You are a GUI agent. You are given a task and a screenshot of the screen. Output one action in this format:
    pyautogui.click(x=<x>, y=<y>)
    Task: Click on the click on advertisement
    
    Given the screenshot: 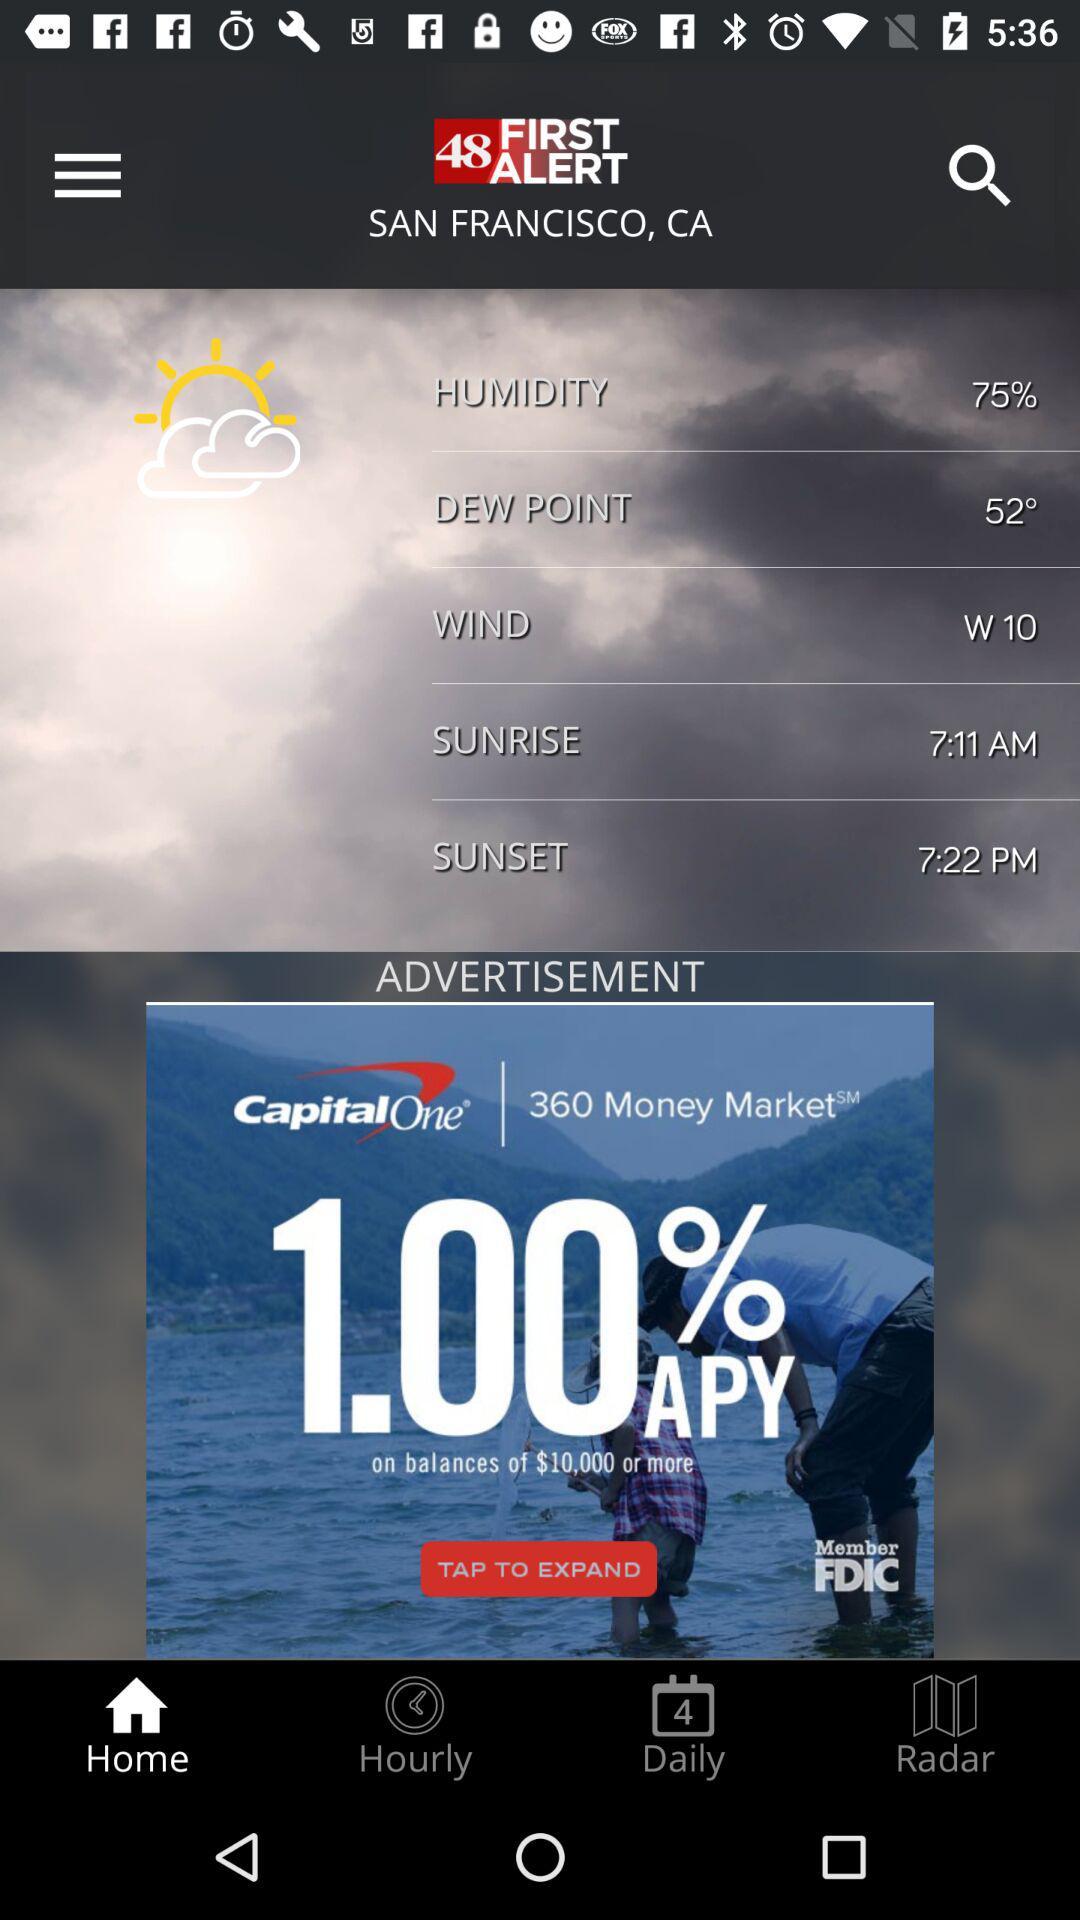 What is the action you would take?
    pyautogui.click(x=540, y=1330)
    